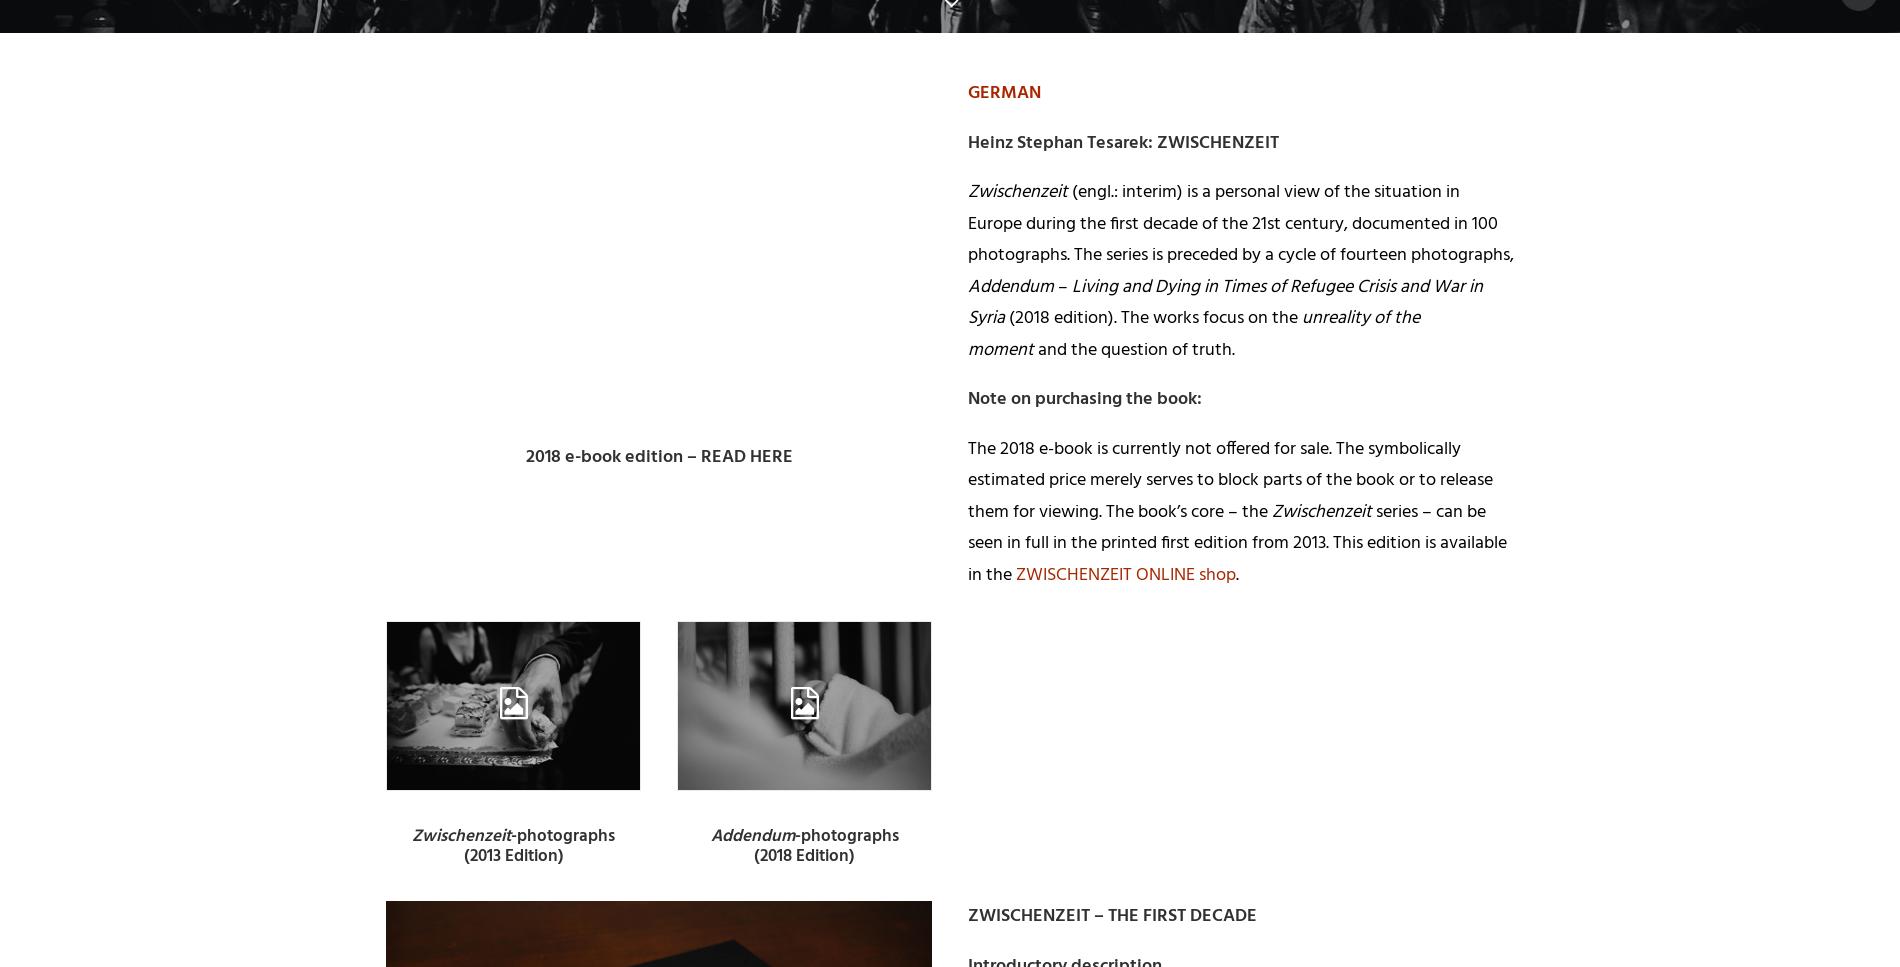 Image resolution: width=1900 pixels, height=967 pixels. I want to click on '(2018 edition). The works focus on the', so click(1004, 318).